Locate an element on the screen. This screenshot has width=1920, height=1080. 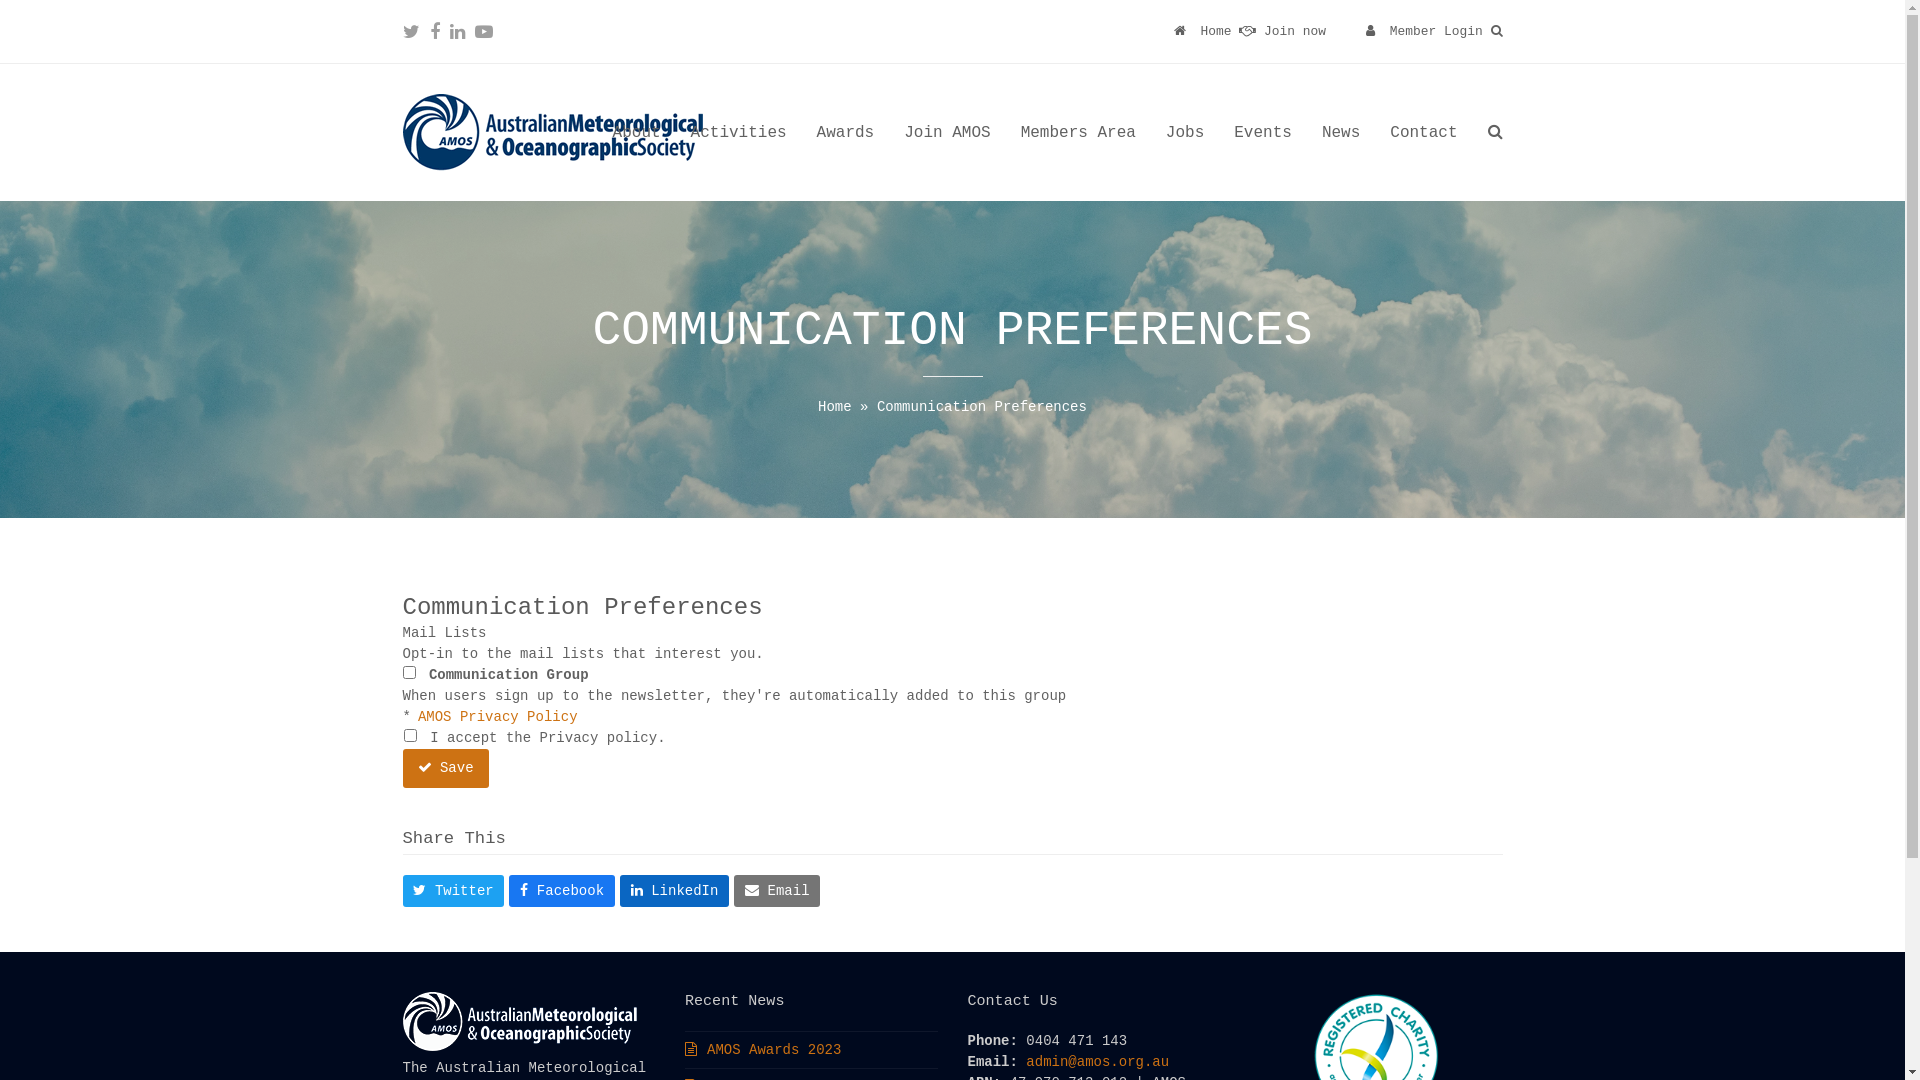
'LinkedIn' is located at coordinates (674, 890).